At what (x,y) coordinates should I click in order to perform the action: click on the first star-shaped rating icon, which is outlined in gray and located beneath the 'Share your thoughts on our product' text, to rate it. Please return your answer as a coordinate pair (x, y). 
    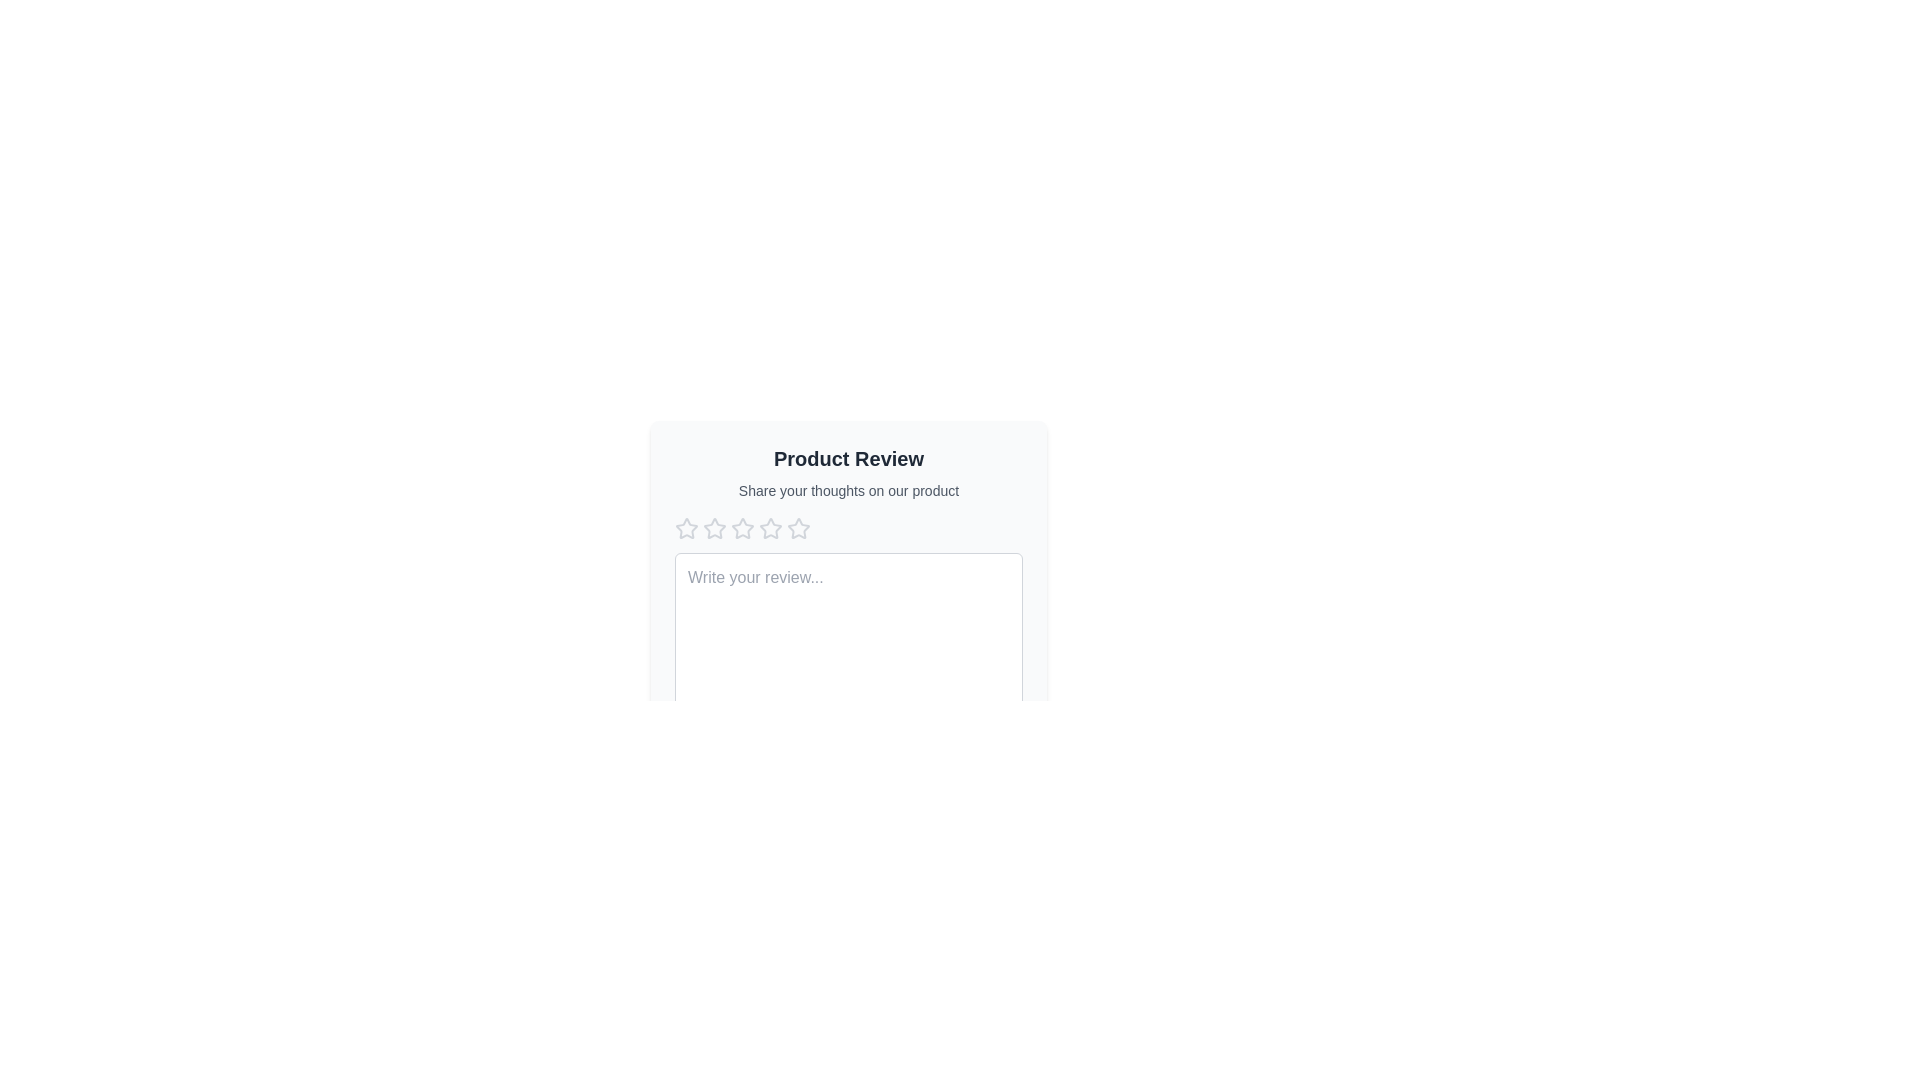
    Looking at the image, I should click on (686, 527).